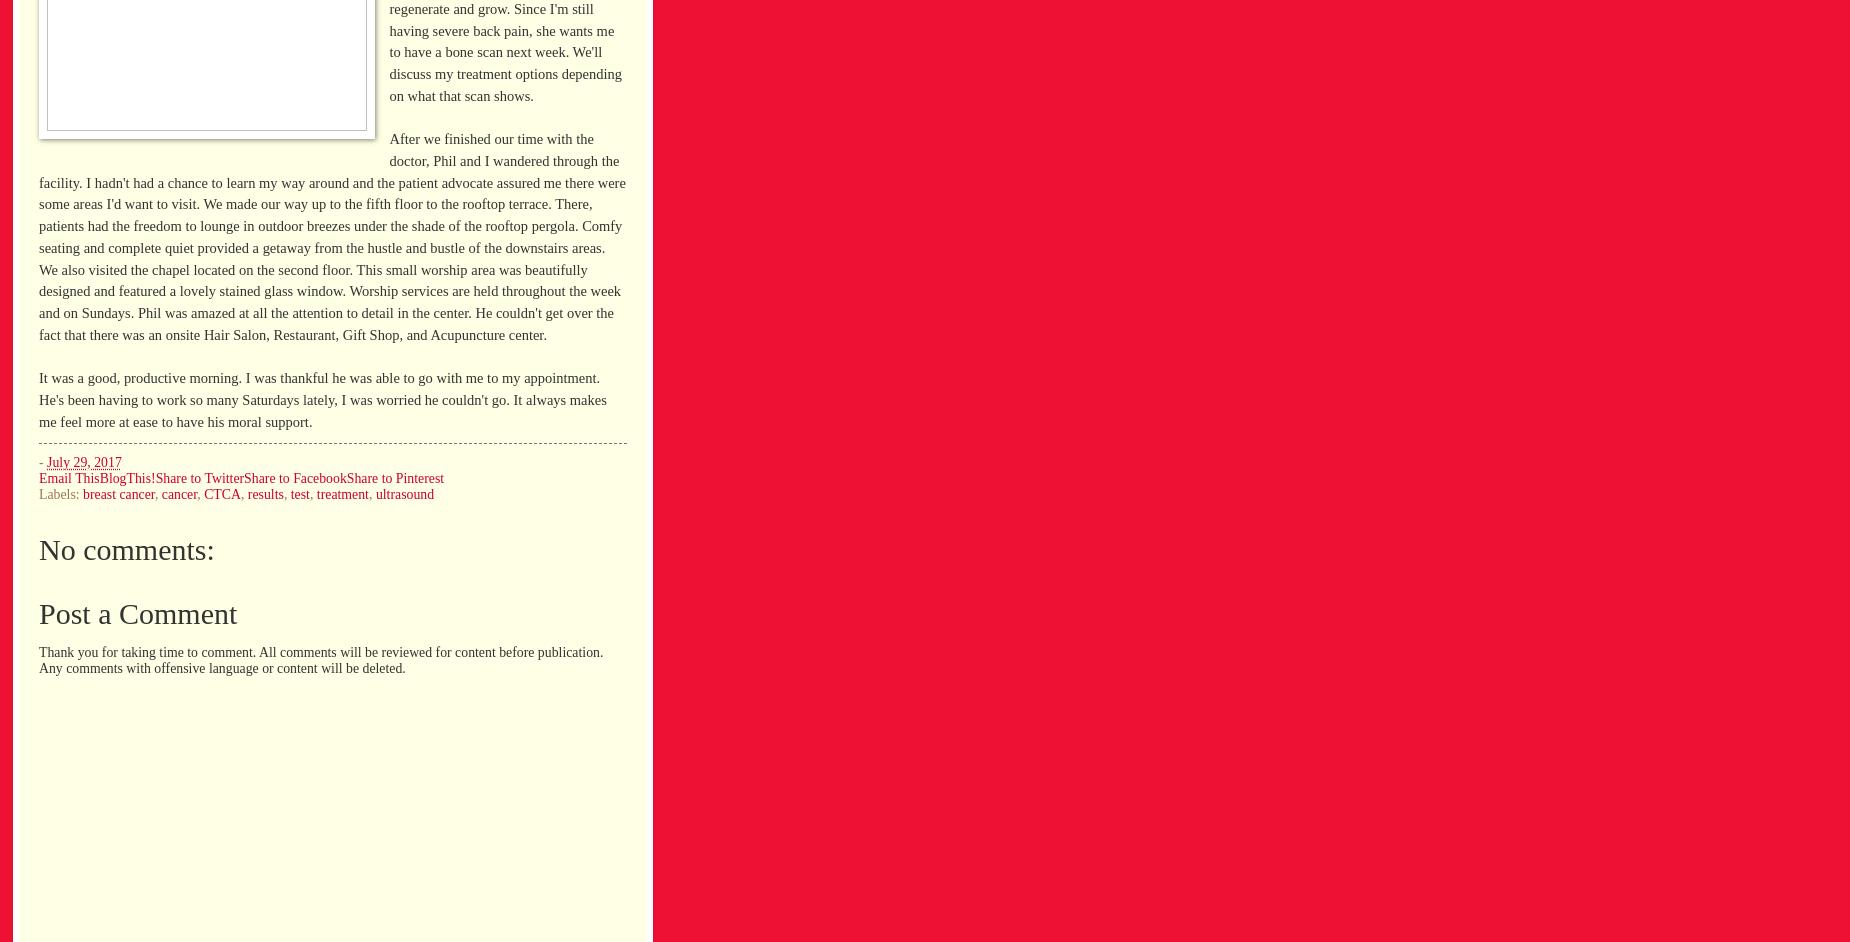 This screenshot has height=942, width=1850. I want to click on 'No comments:', so click(125, 548).